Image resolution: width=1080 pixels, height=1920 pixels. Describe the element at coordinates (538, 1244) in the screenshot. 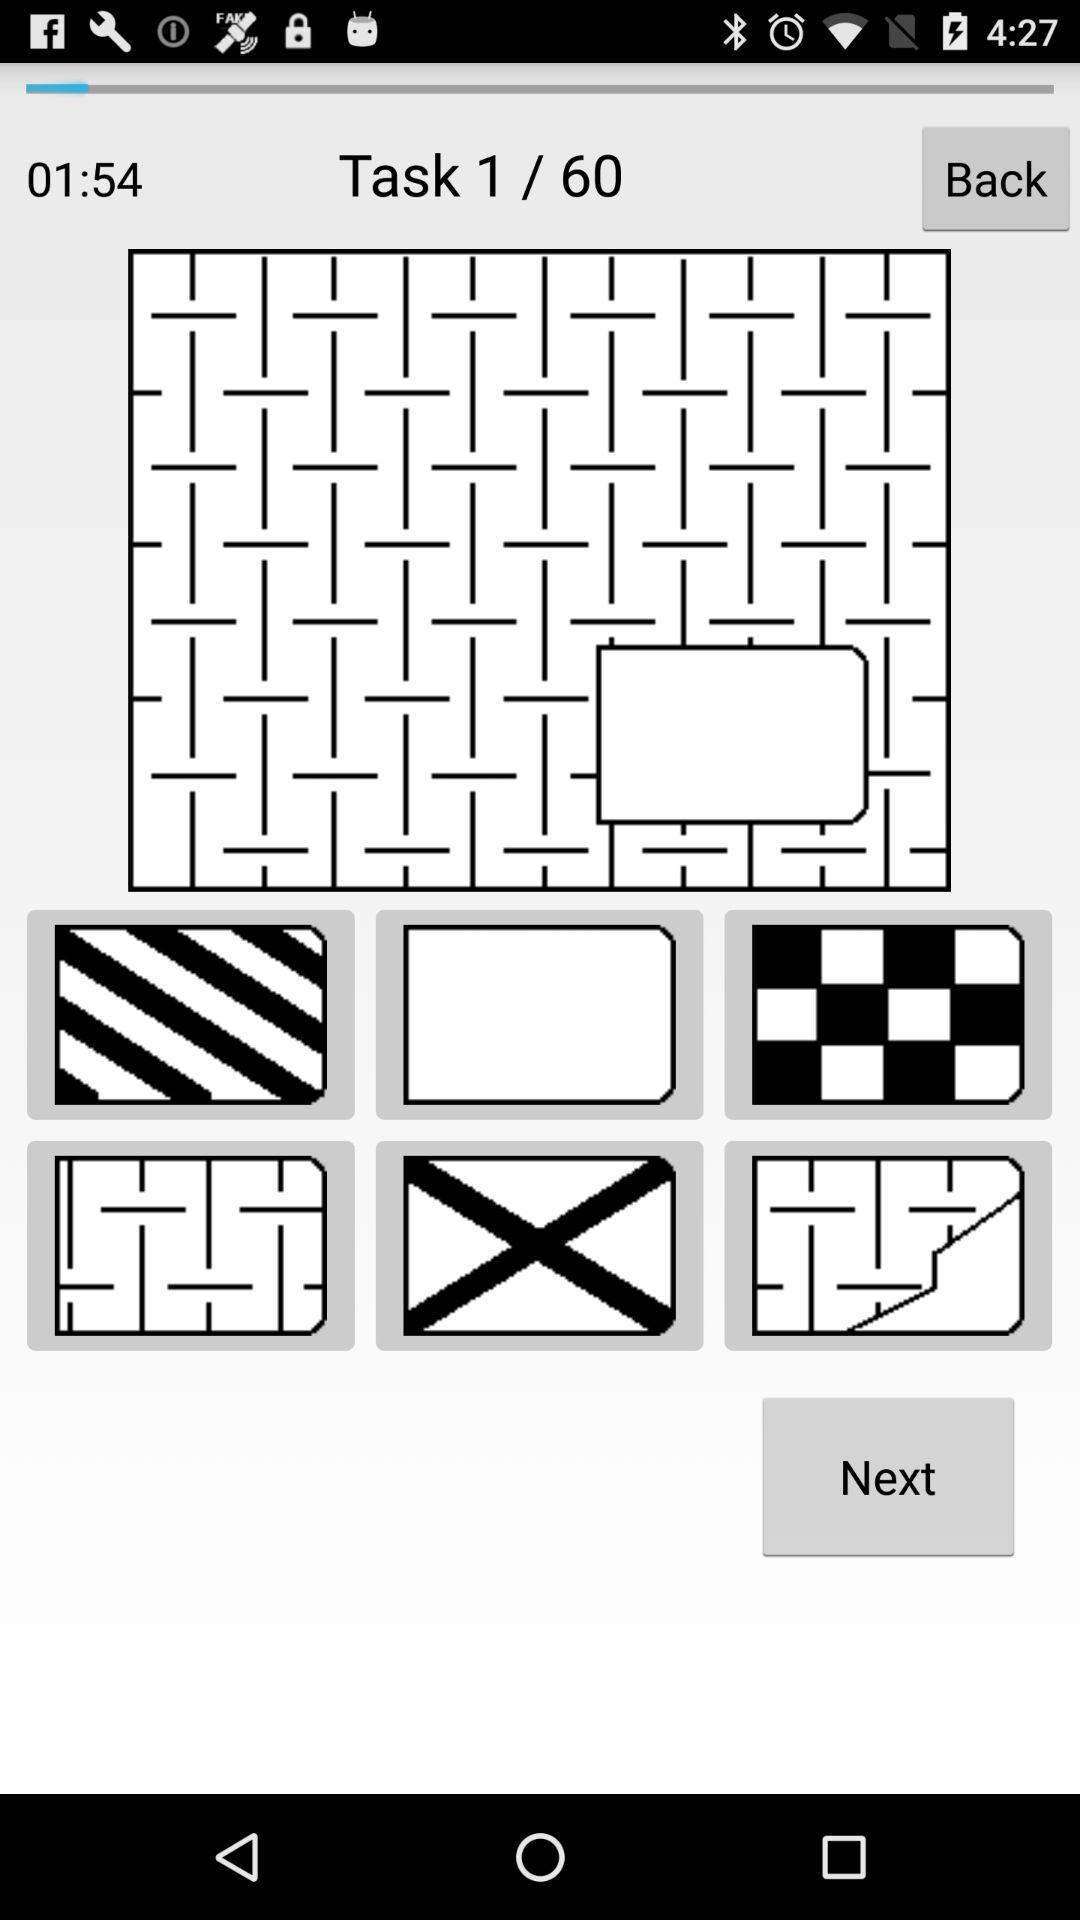

I see `choose a pattern` at that location.